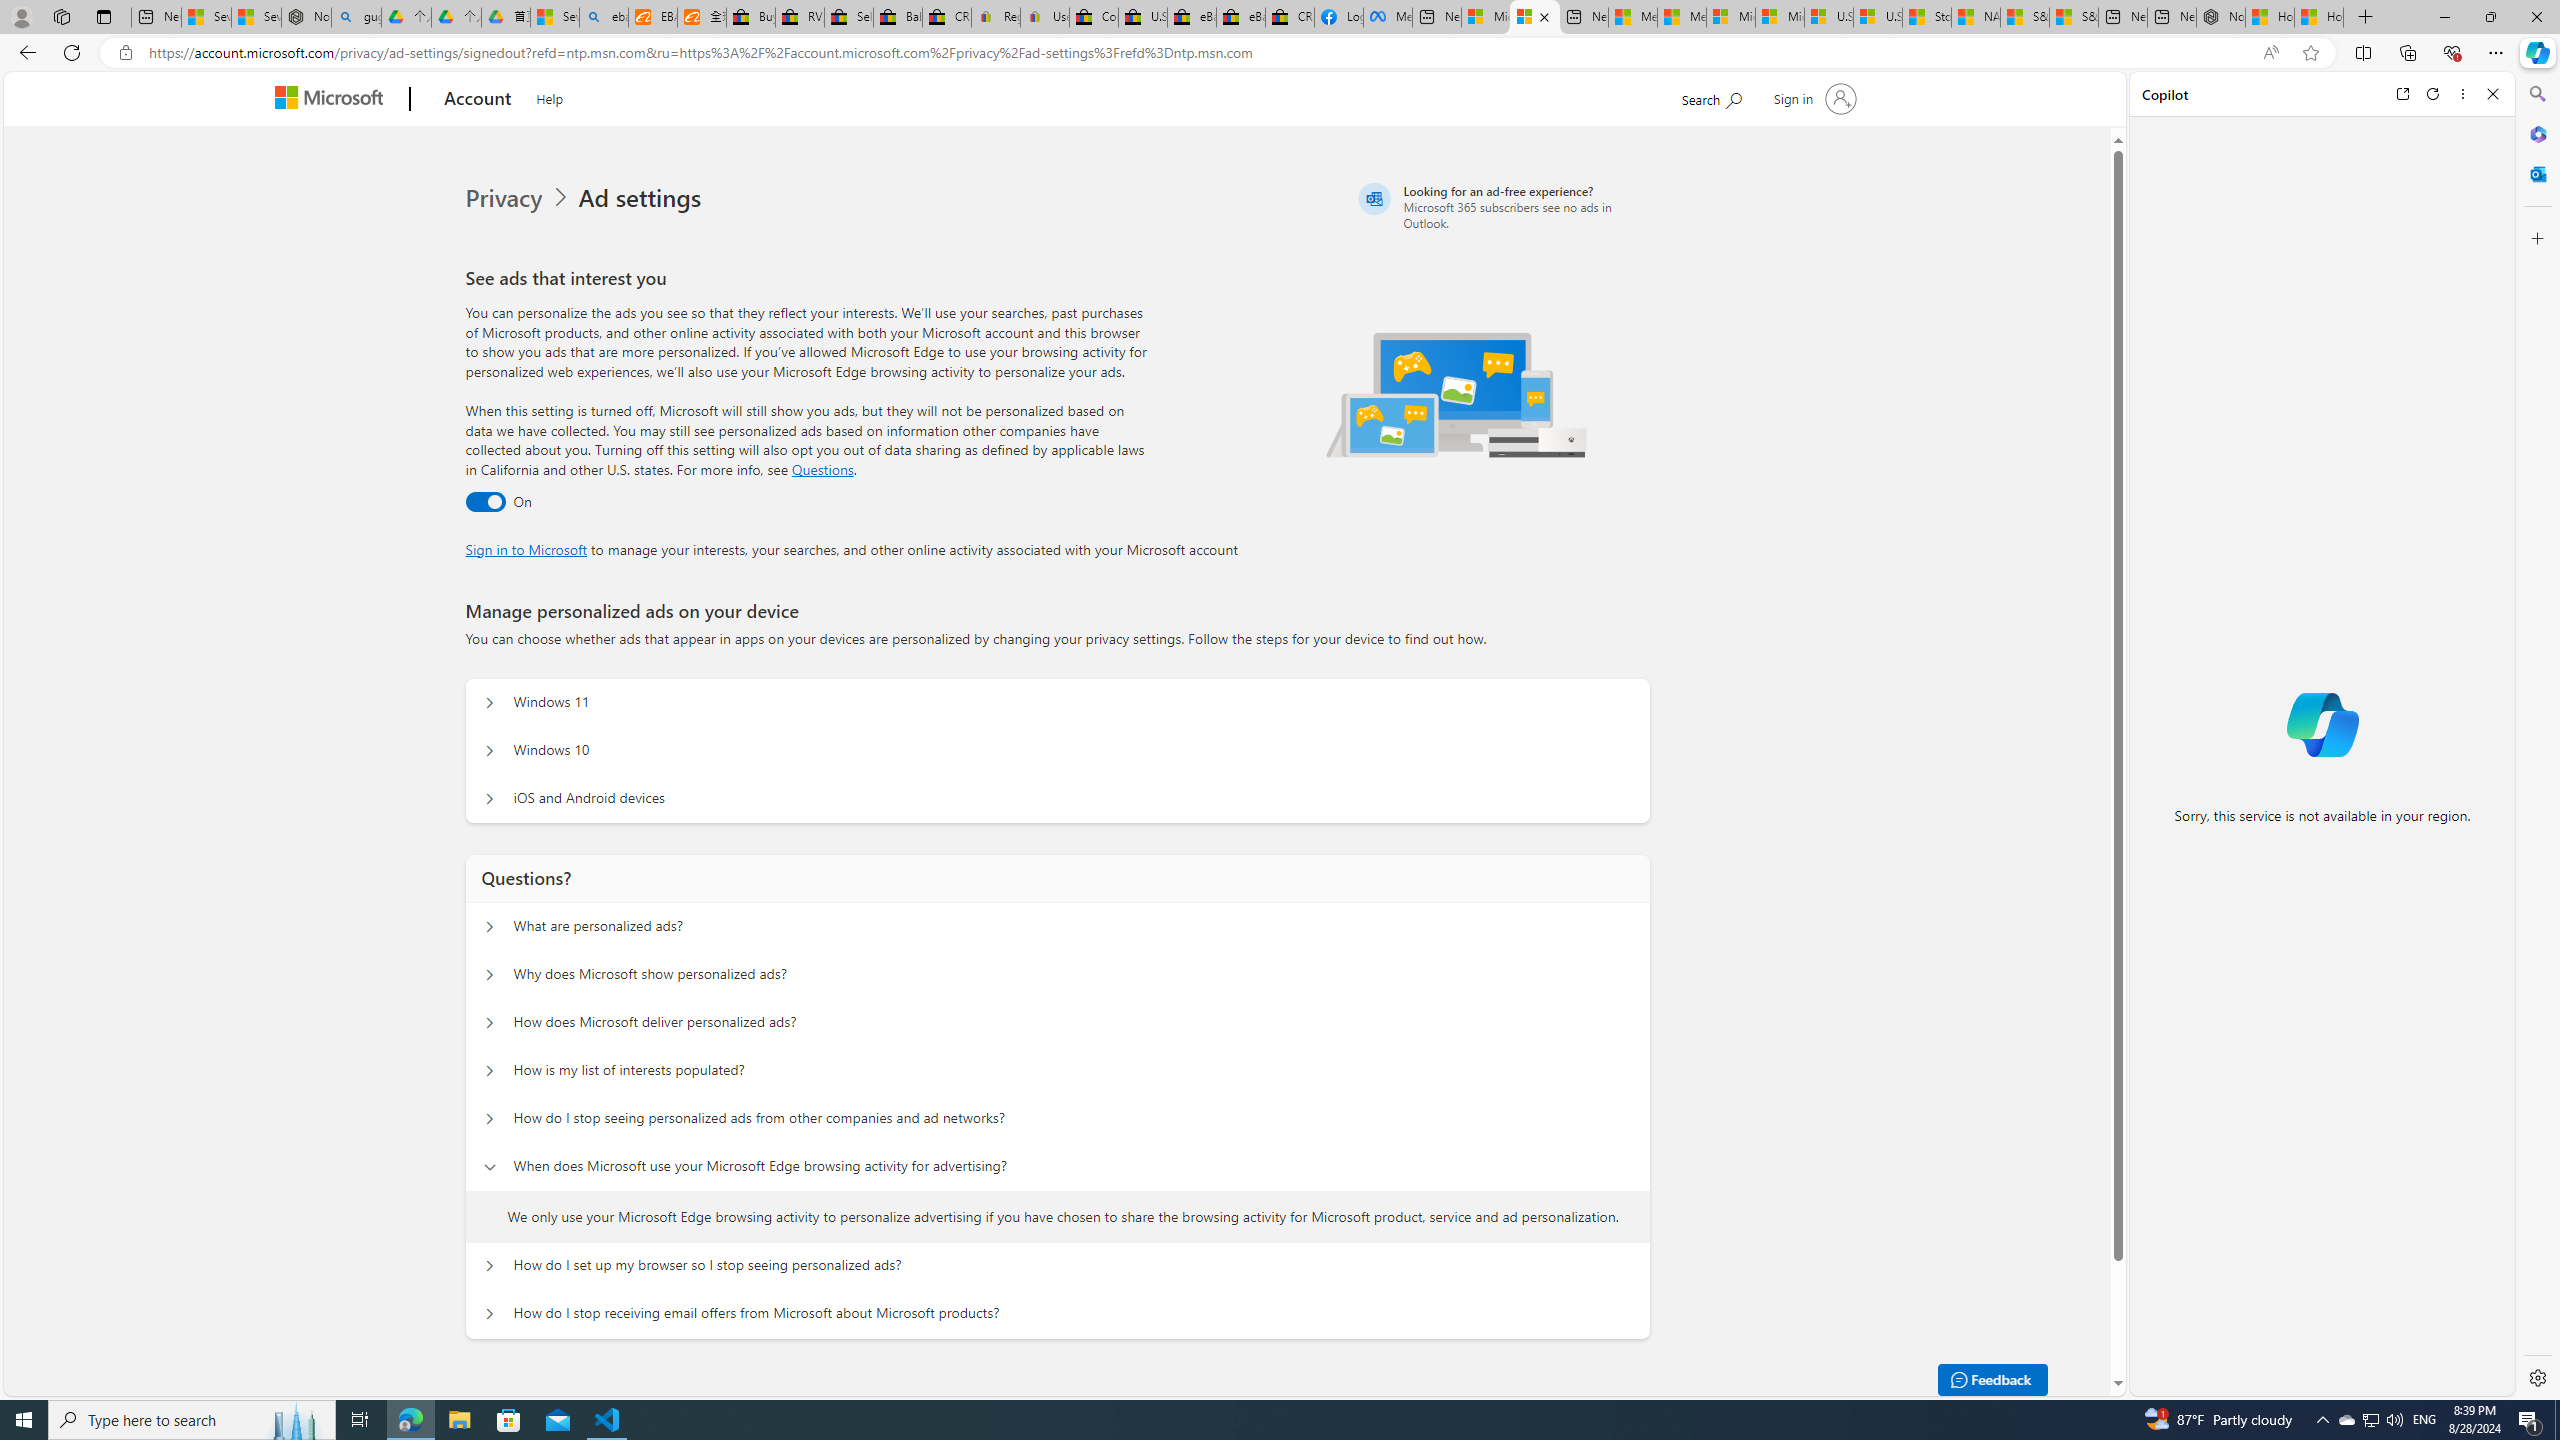  Describe the element at coordinates (994, 16) in the screenshot. I see `'Register: Create a personal eBay account'` at that location.